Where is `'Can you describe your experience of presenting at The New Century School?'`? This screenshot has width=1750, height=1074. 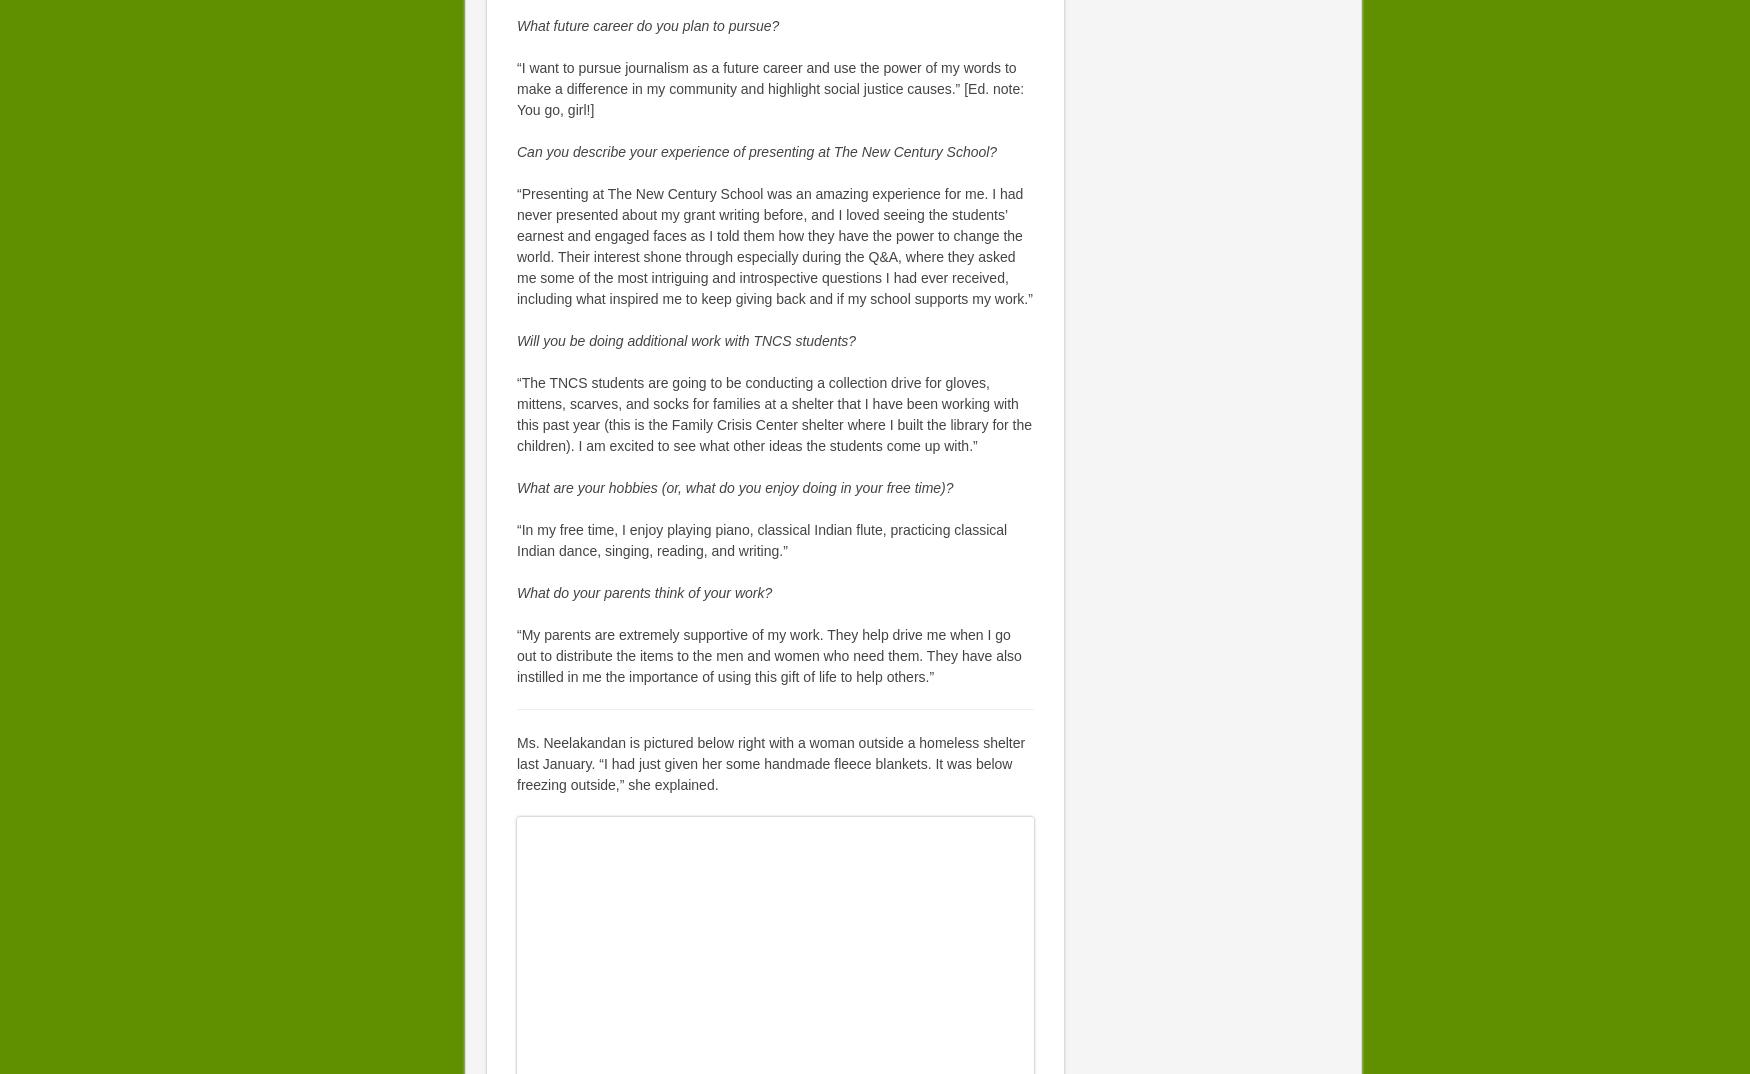
'Can you describe your experience of presenting at The New Century School?' is located at coordinates (756, 150).